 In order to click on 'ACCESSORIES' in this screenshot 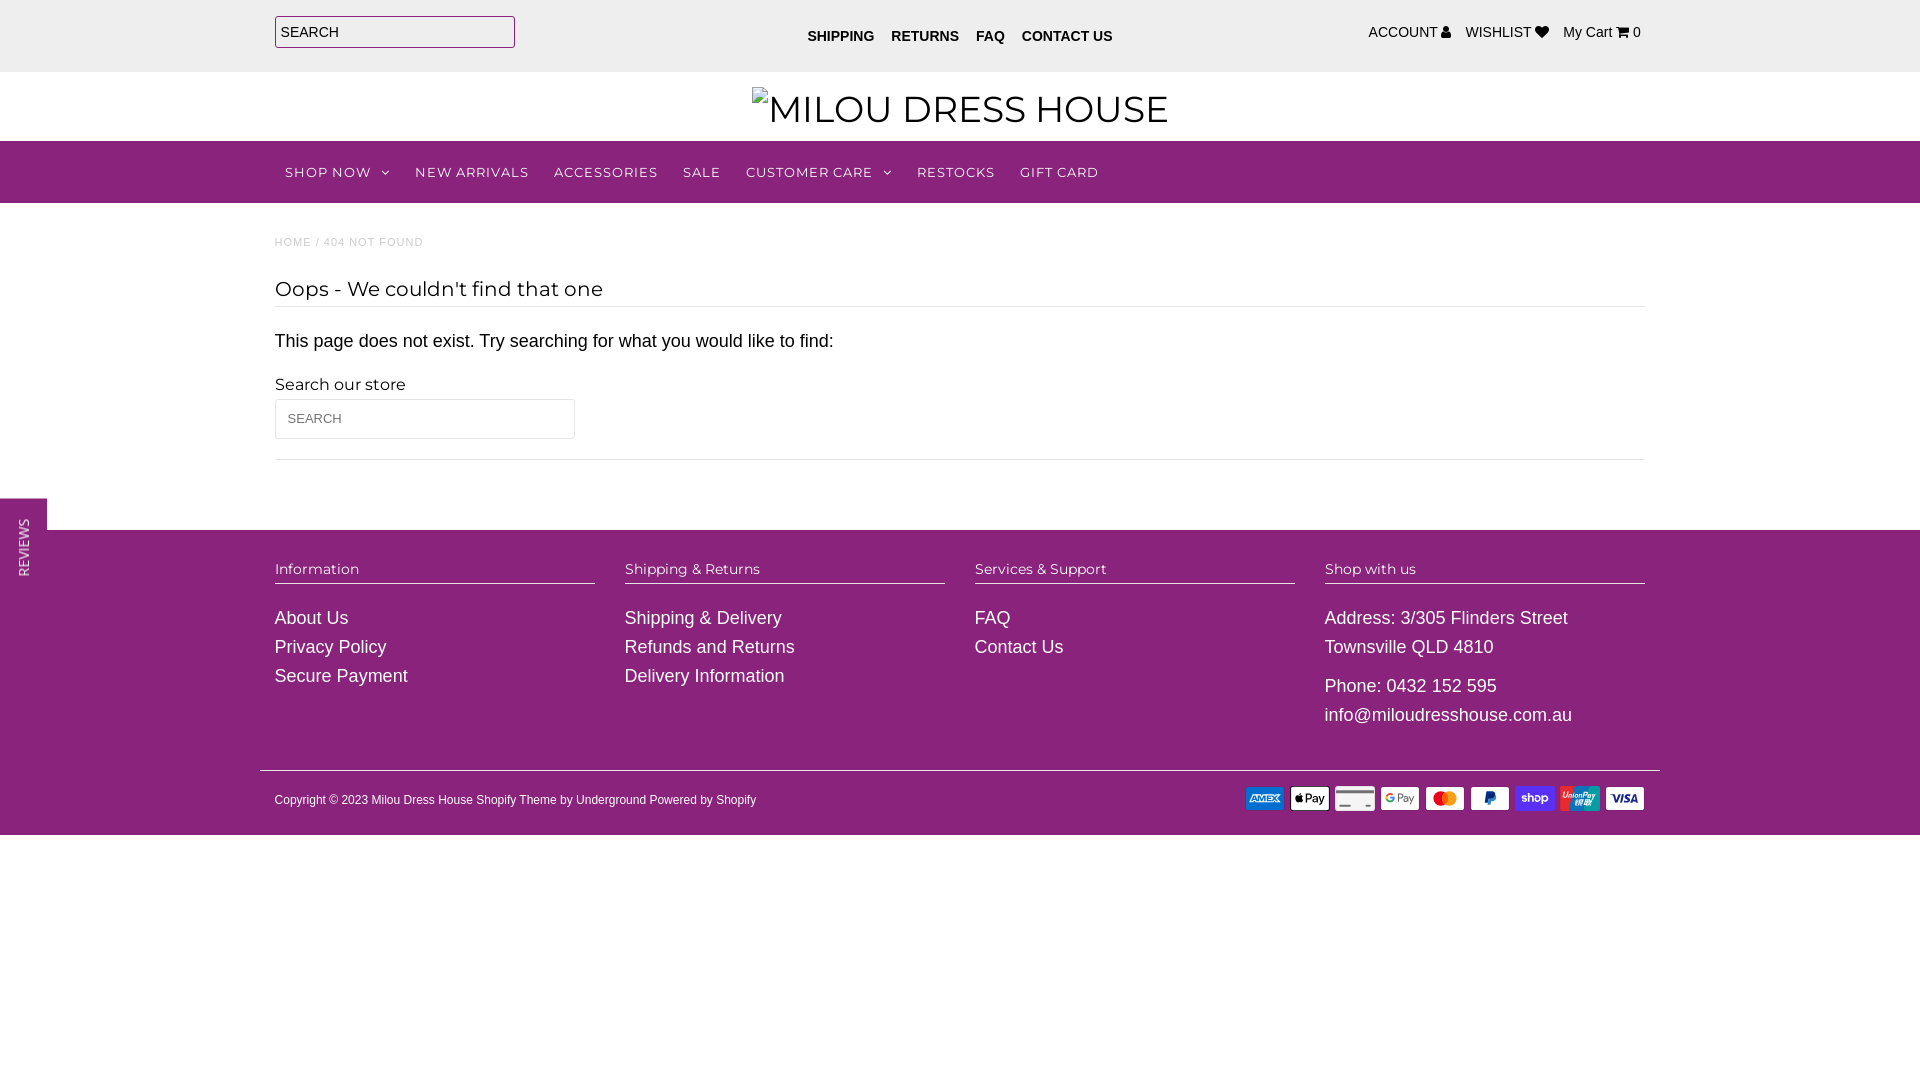, I will do `click(604, 171)`.